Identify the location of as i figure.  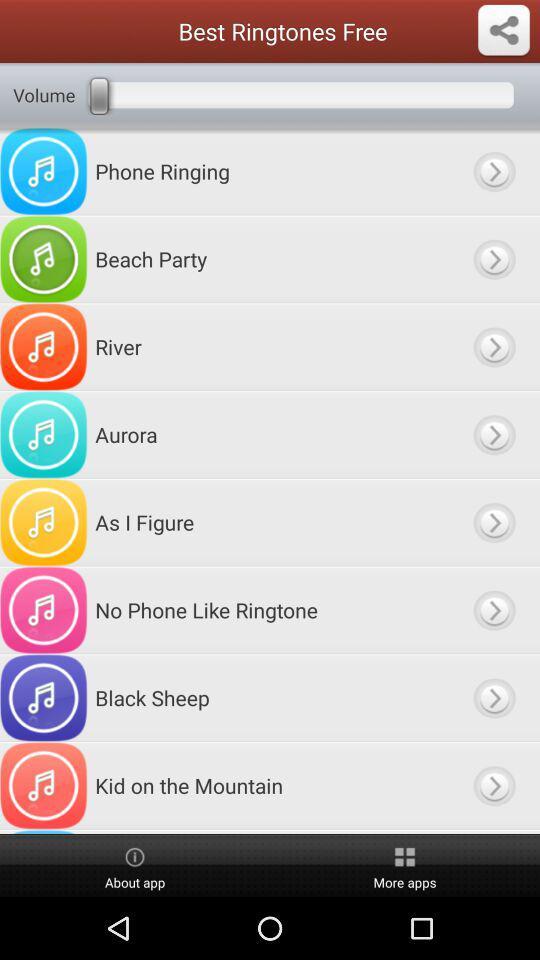
(493, 521).